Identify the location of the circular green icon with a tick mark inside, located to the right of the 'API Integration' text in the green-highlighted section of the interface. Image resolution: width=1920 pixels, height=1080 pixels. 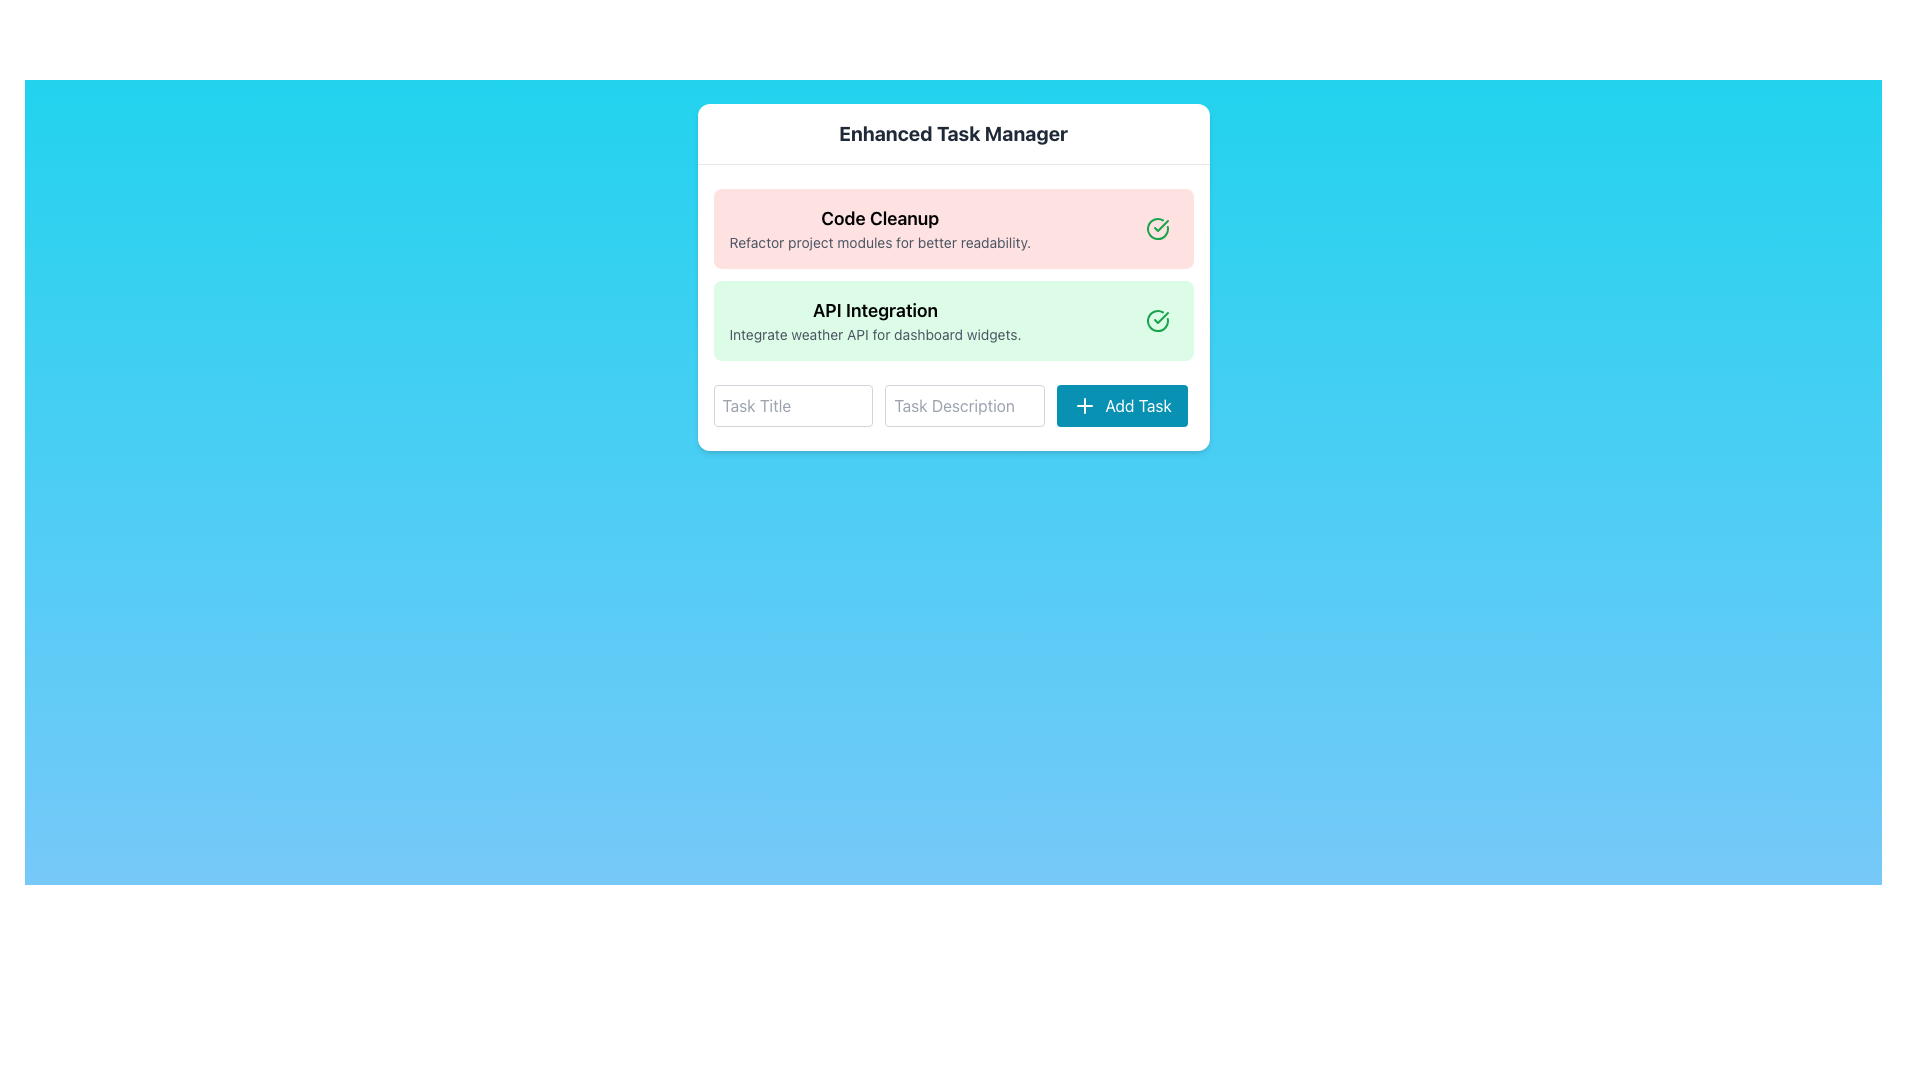
(1157, 227).